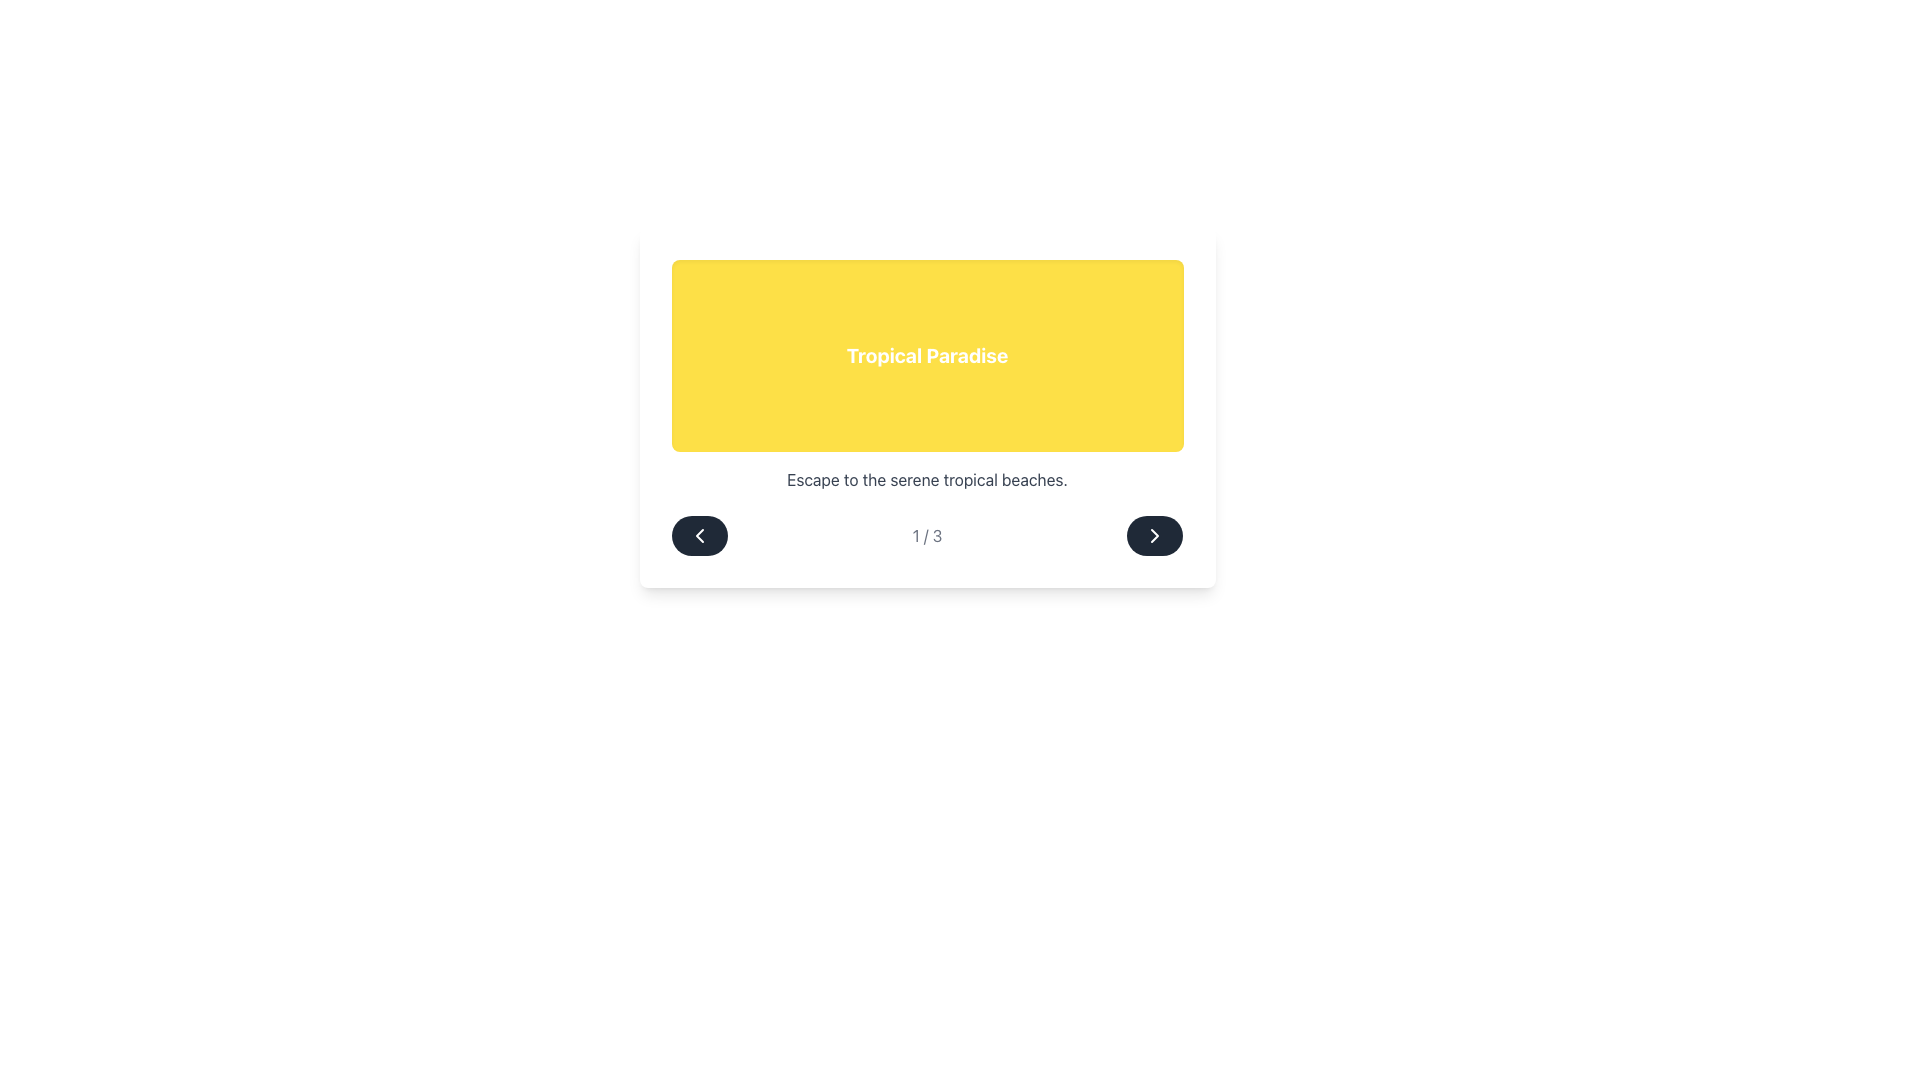 Image resolution: width=1920 pixels, height=1080 pixels. Describe the element at coordinates (699, 535) in the screenshot. I see `the leftmost button` at that location.